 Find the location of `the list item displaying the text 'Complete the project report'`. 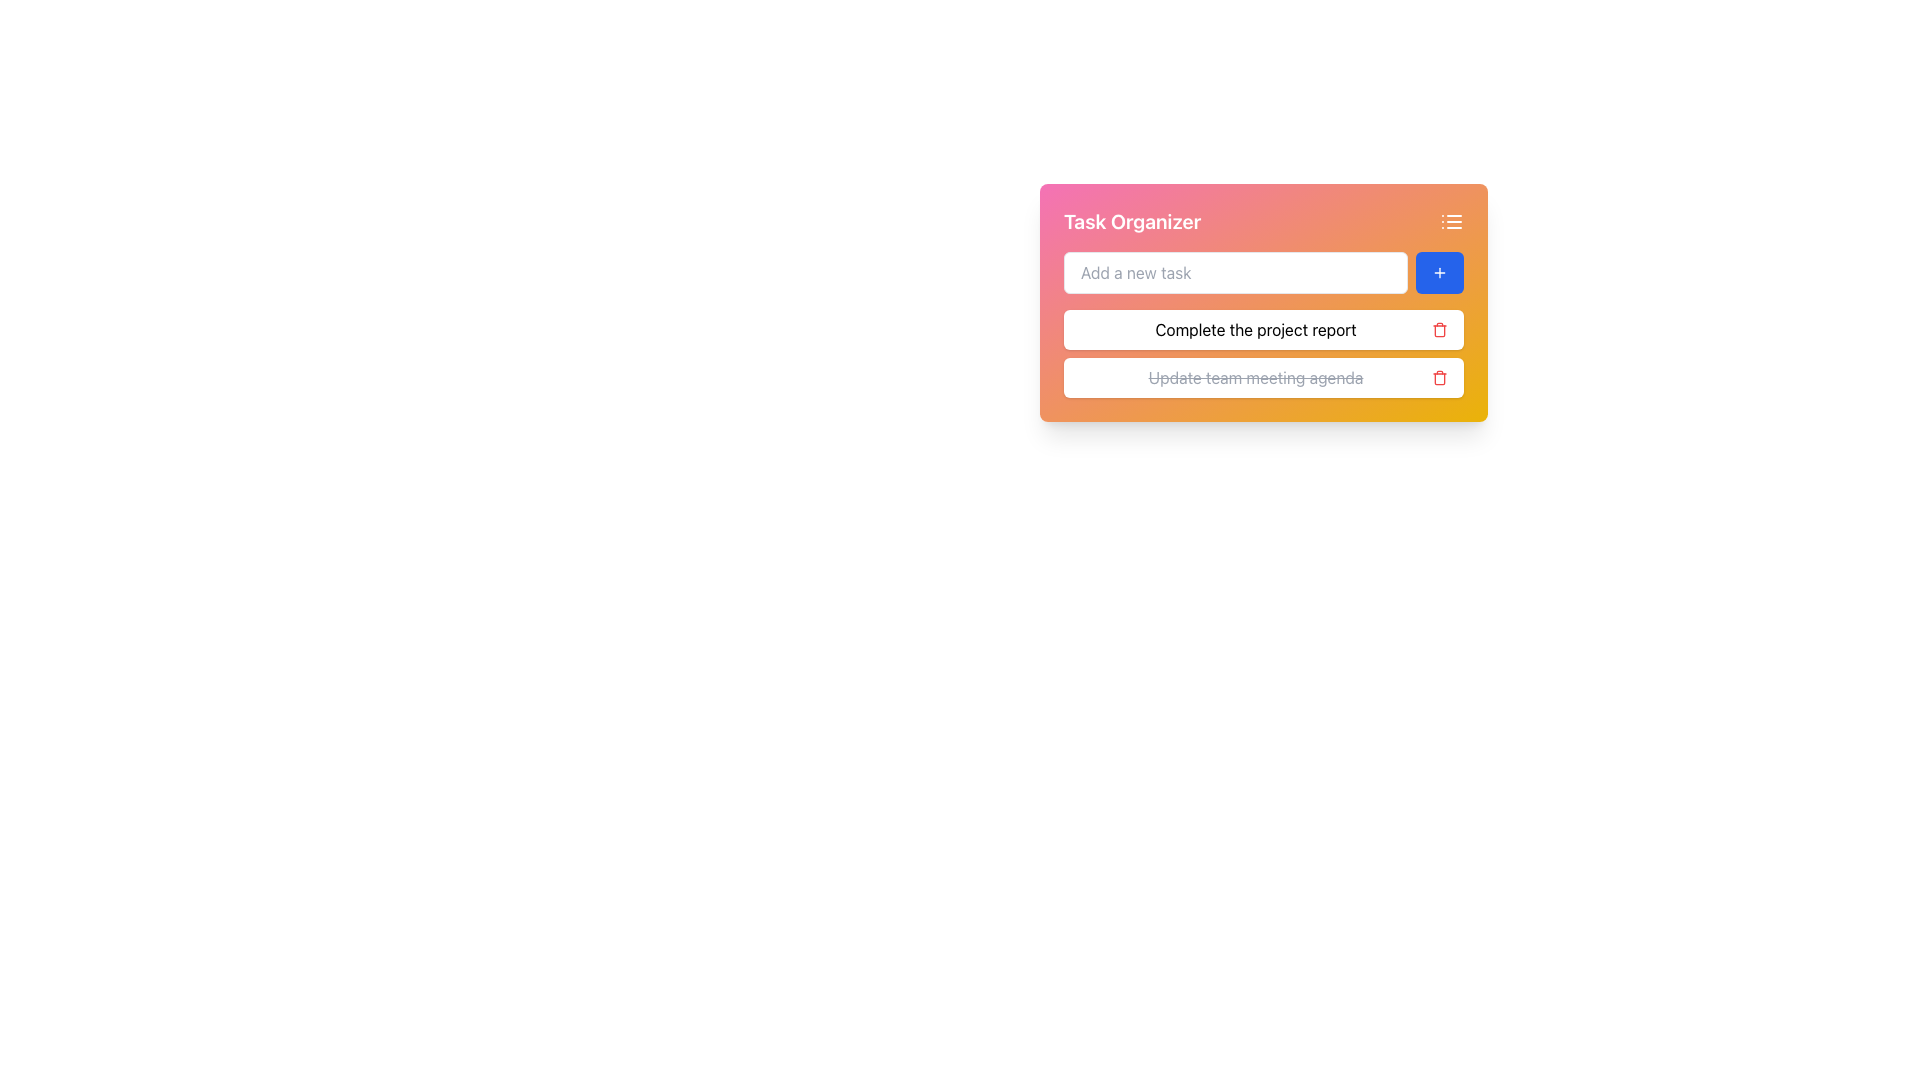

the list item displaying the text 'Complete the project report' is located at coordinates (1262, 329).